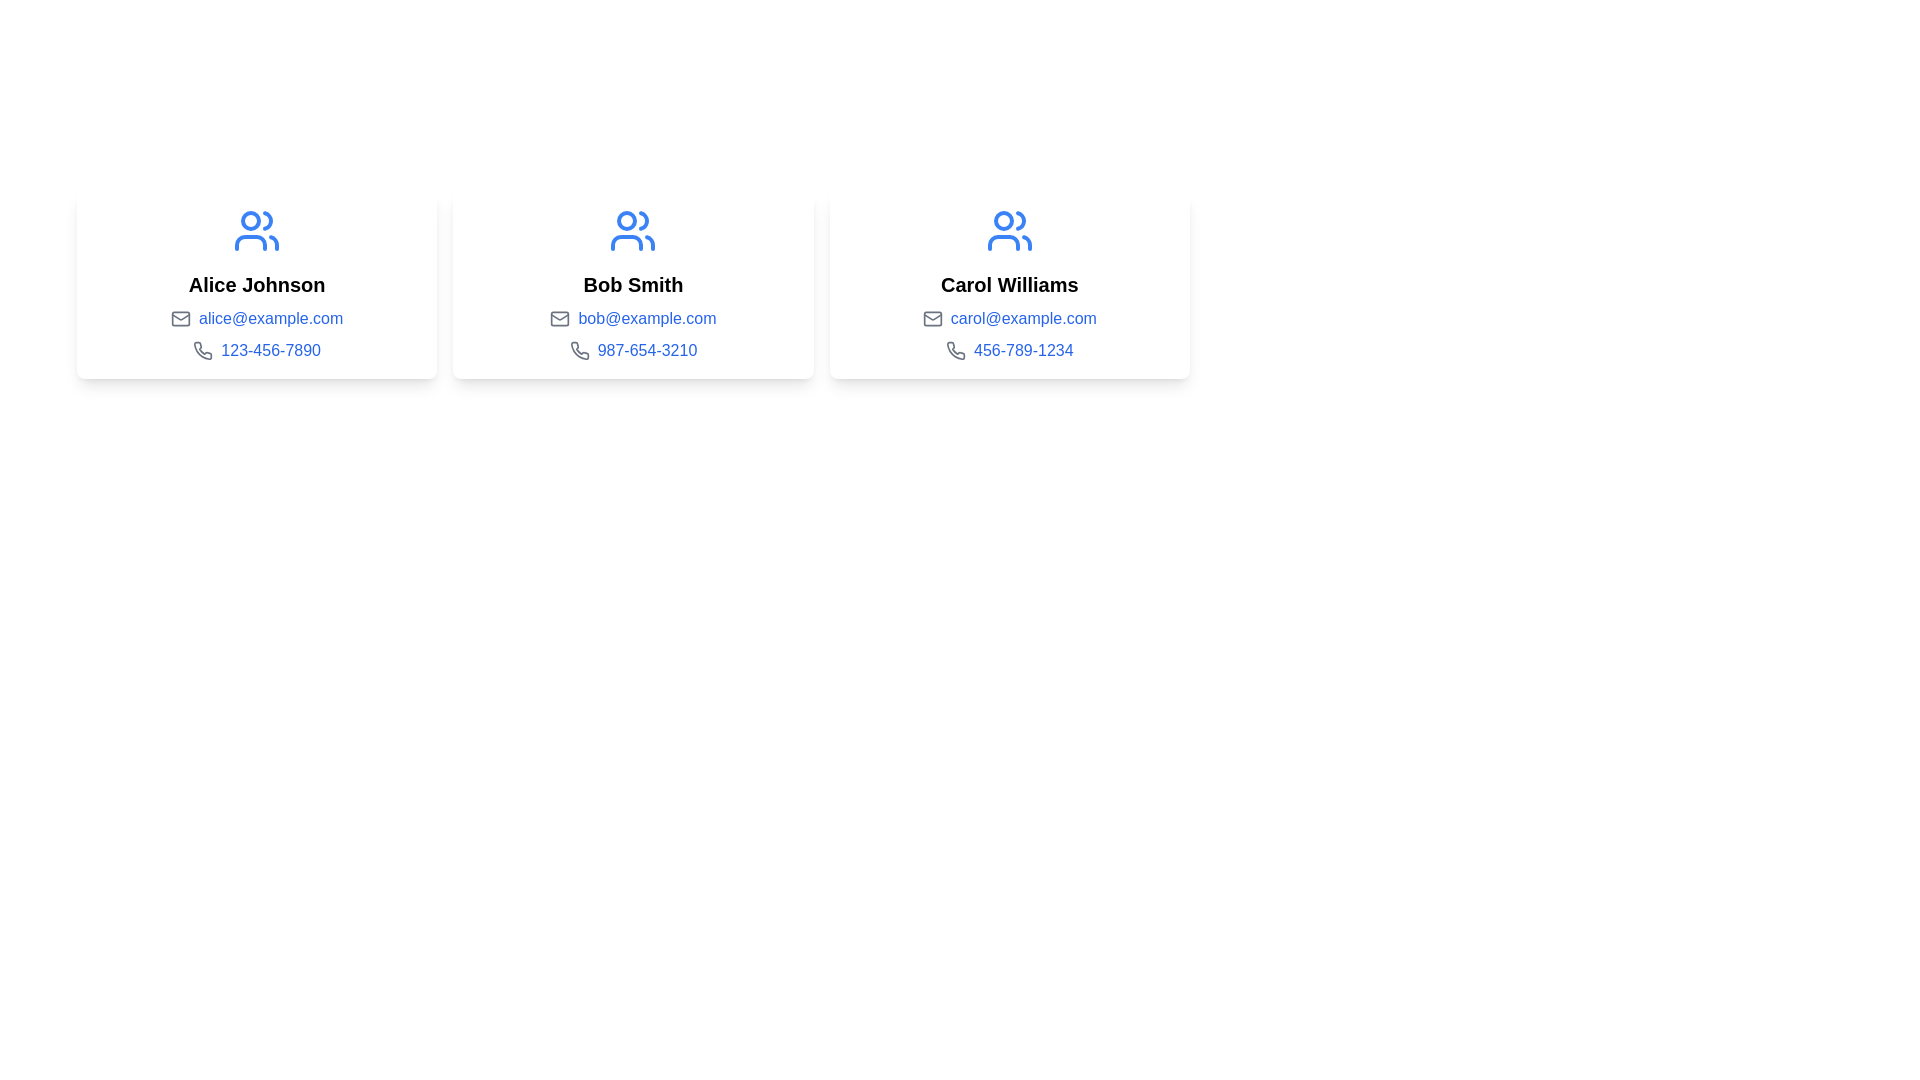 The width and height of the screenshot is (1920, 1080). Describe the element at coordinates (1008, 318) in the screenshot. I see `the interactive text link for 'Carol Williams' located below her name and above the phone number` at that location.